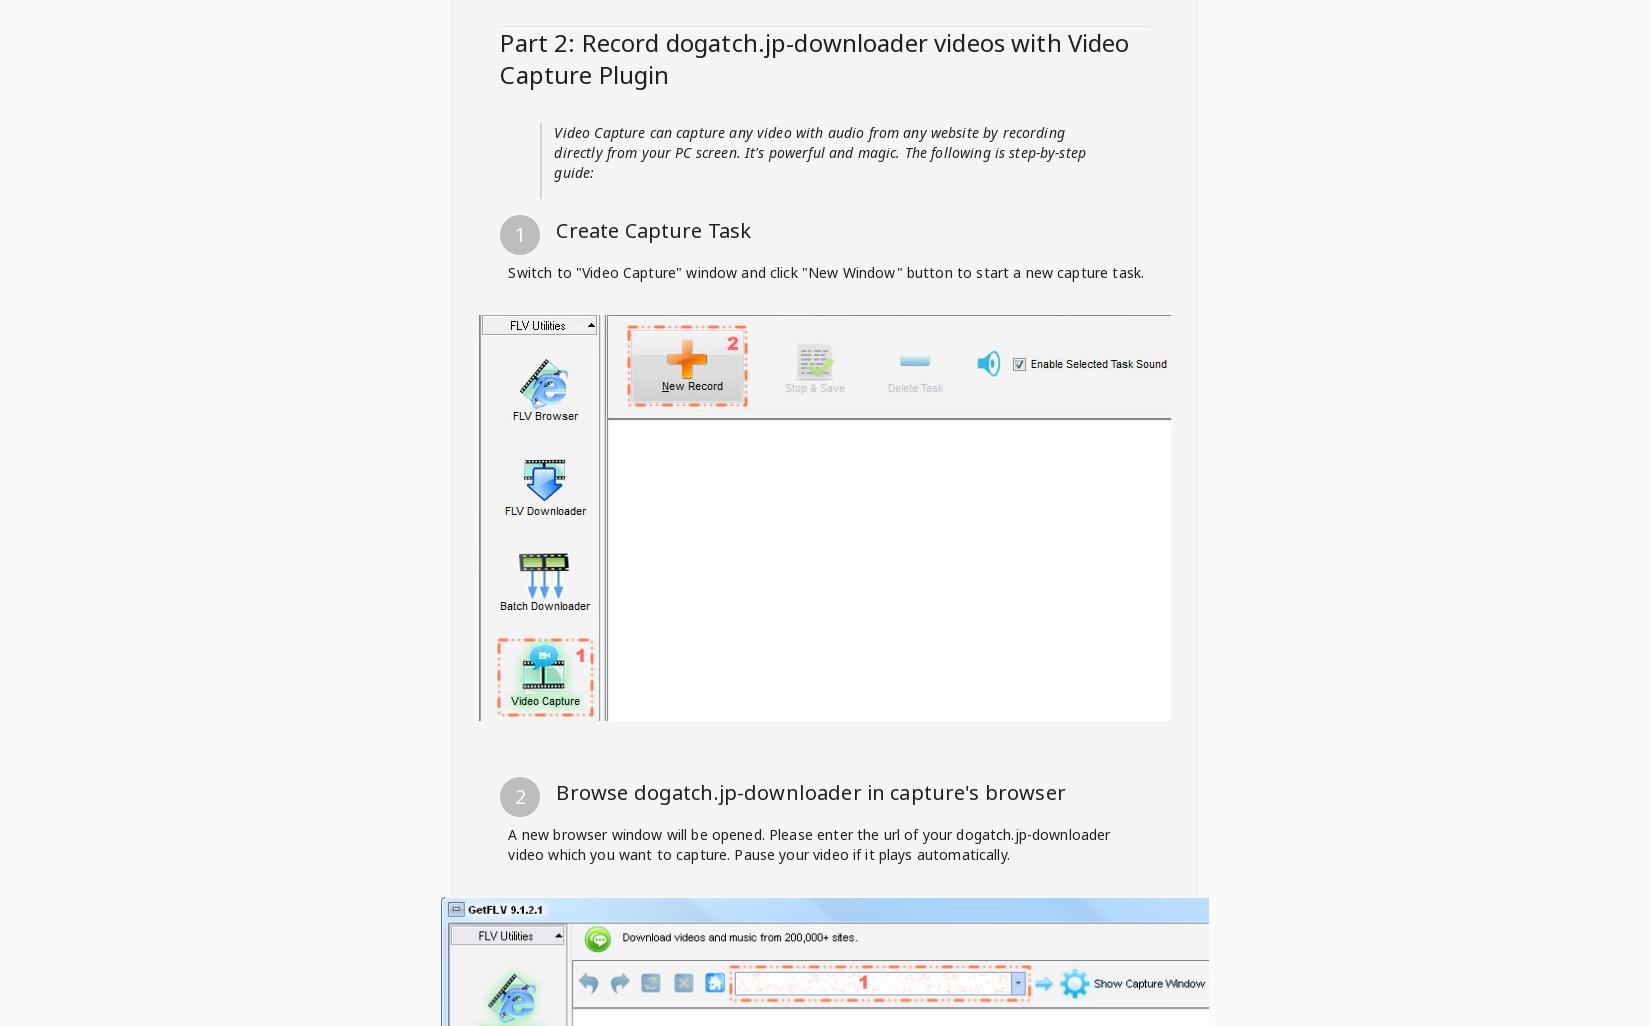 Image resolution: width=1650 pixels, height=1026 pixels. What do you see at coordinates (809, 791) in the screenshot?
I see `'Browse dogatch.jp-downloader in capture's browser'` at bounding box center [809, 791].